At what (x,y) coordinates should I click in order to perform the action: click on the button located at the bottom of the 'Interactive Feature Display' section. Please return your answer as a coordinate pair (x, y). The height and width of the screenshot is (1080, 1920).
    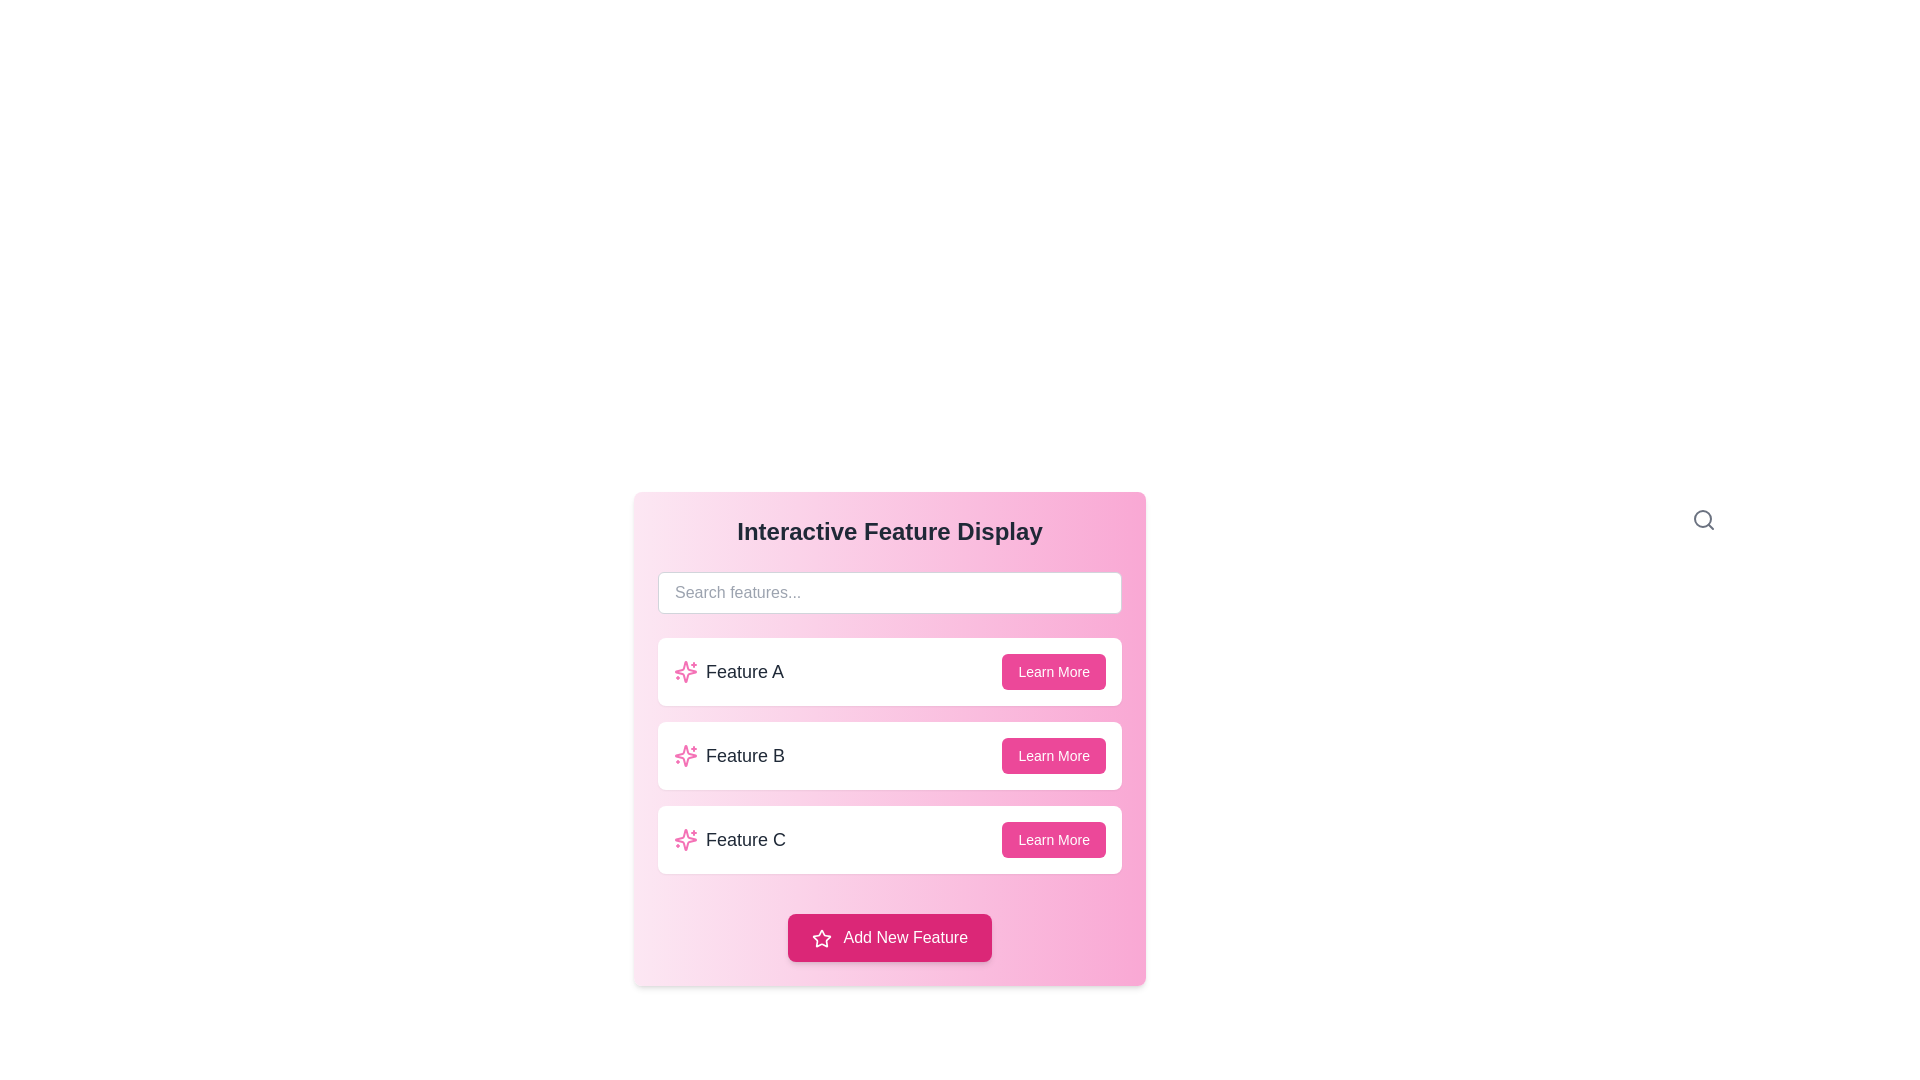
    Looking at the image, I should click on (888, 929).